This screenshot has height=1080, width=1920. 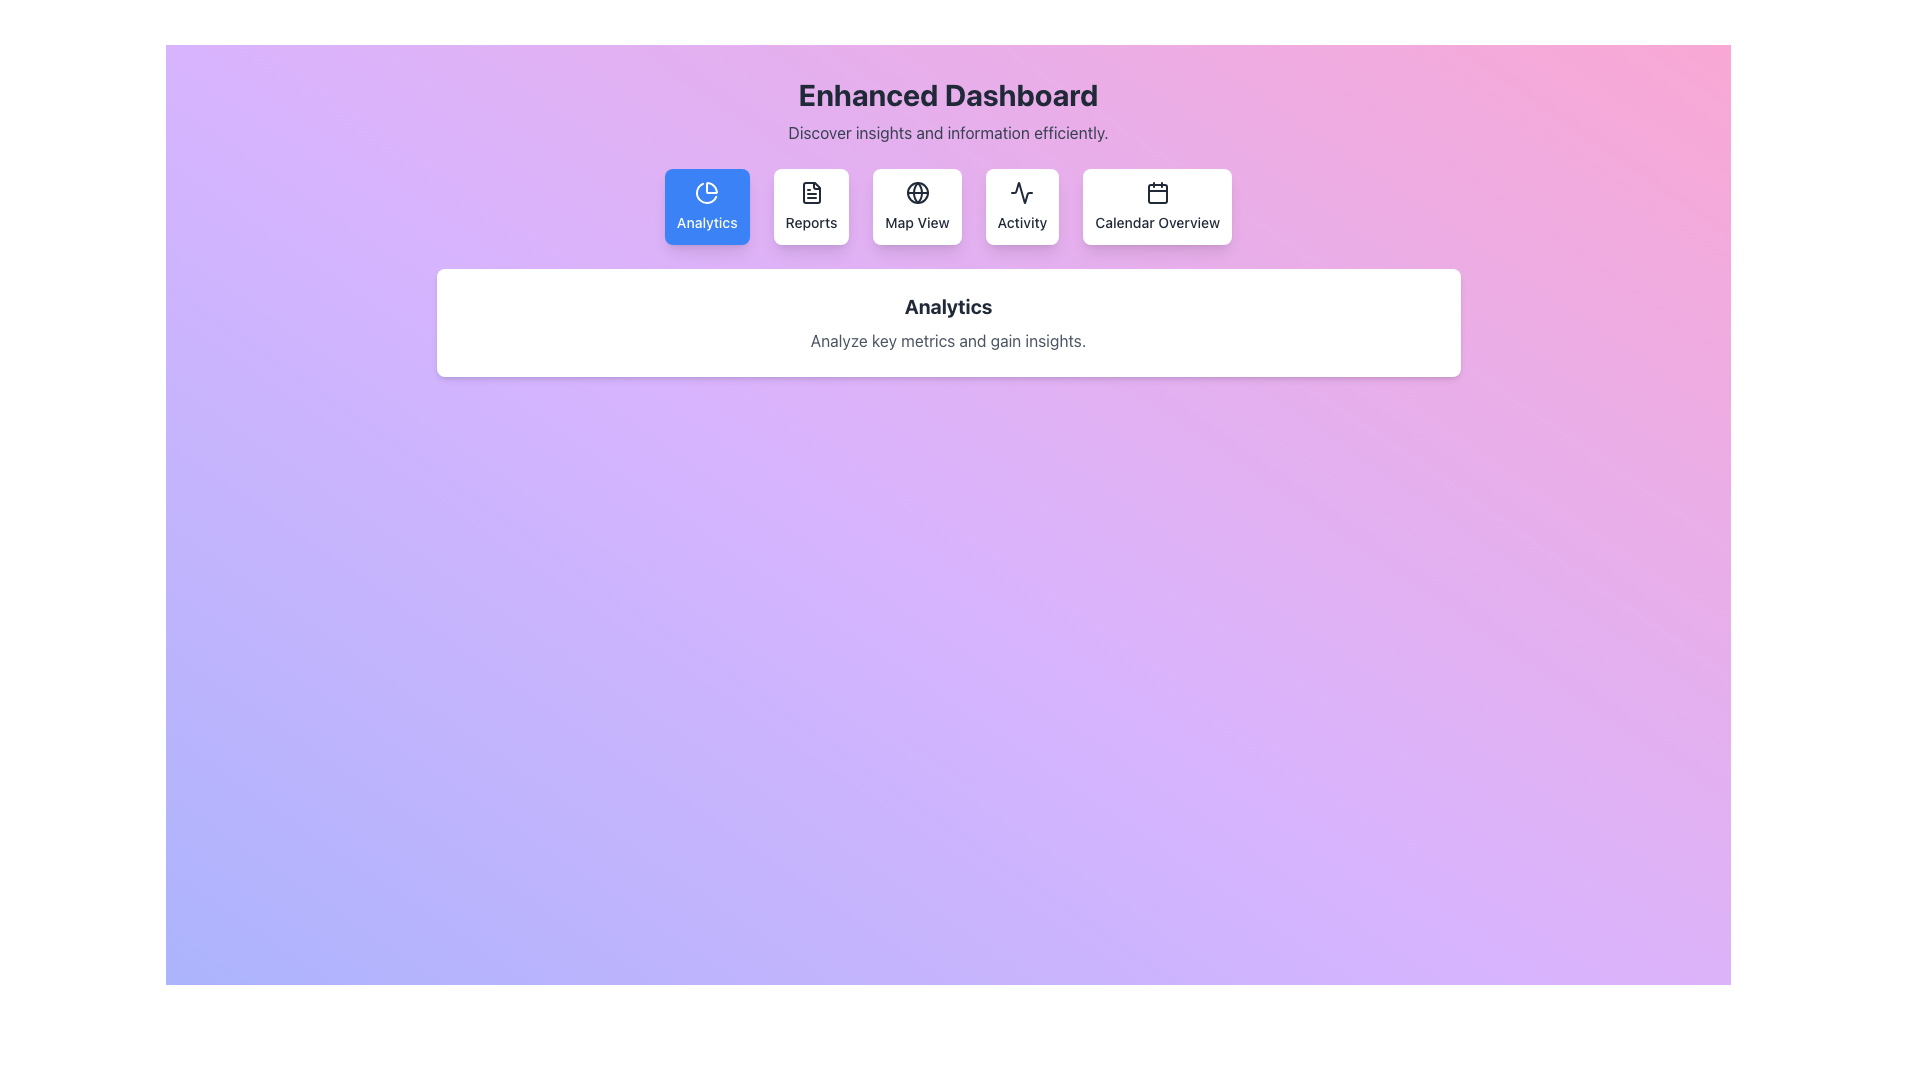 What do you see at coordinates (916, 192) in the screenshot?
I see `the 'Map View' icon, which is the third actionable button in the top feature selection row, positioned between the 'Reports' and 'Activity' buttons` at bounding box center [916, 192].